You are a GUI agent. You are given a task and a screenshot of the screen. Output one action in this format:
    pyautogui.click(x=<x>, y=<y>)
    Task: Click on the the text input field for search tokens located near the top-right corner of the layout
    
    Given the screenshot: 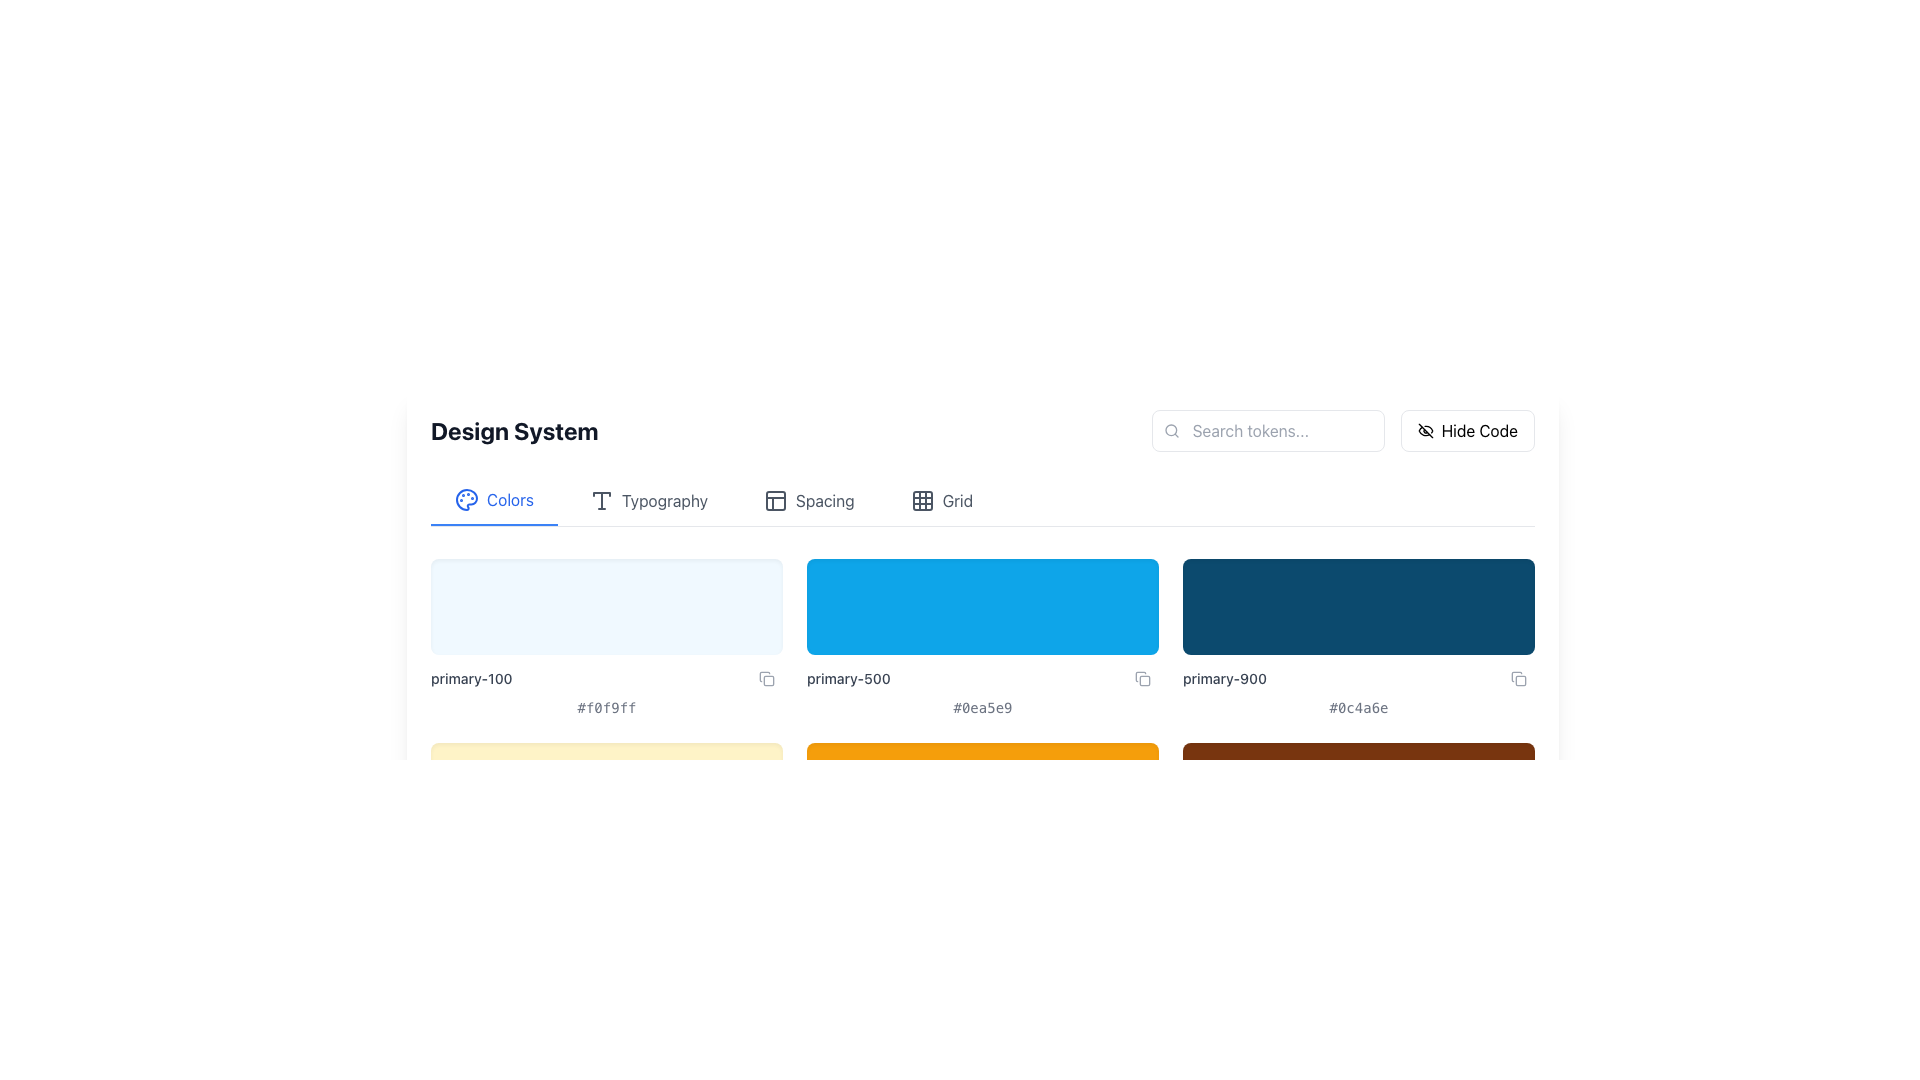 What is the action you would take?
    pyautogui.click(x=1267, y=430)
    